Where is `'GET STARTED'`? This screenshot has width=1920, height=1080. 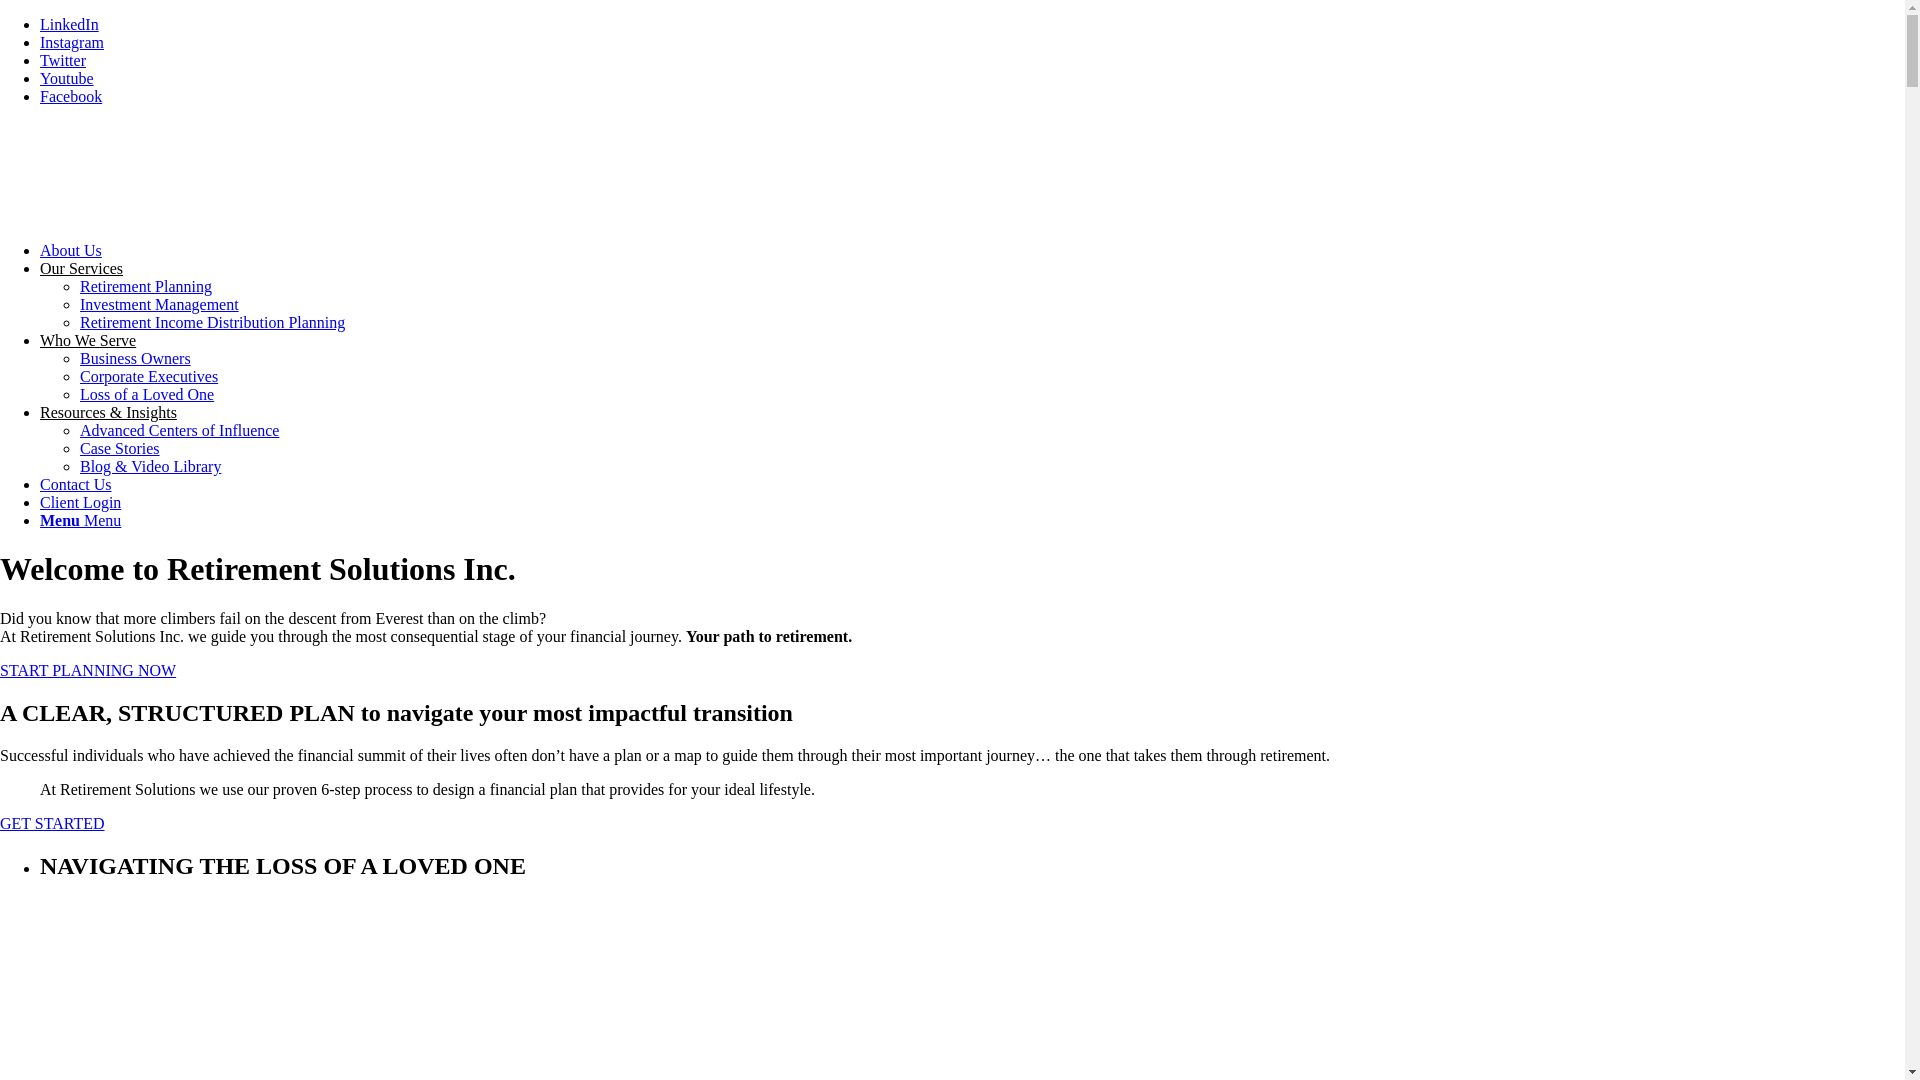 'GET STARTED' is located at coordinates (52, 823).